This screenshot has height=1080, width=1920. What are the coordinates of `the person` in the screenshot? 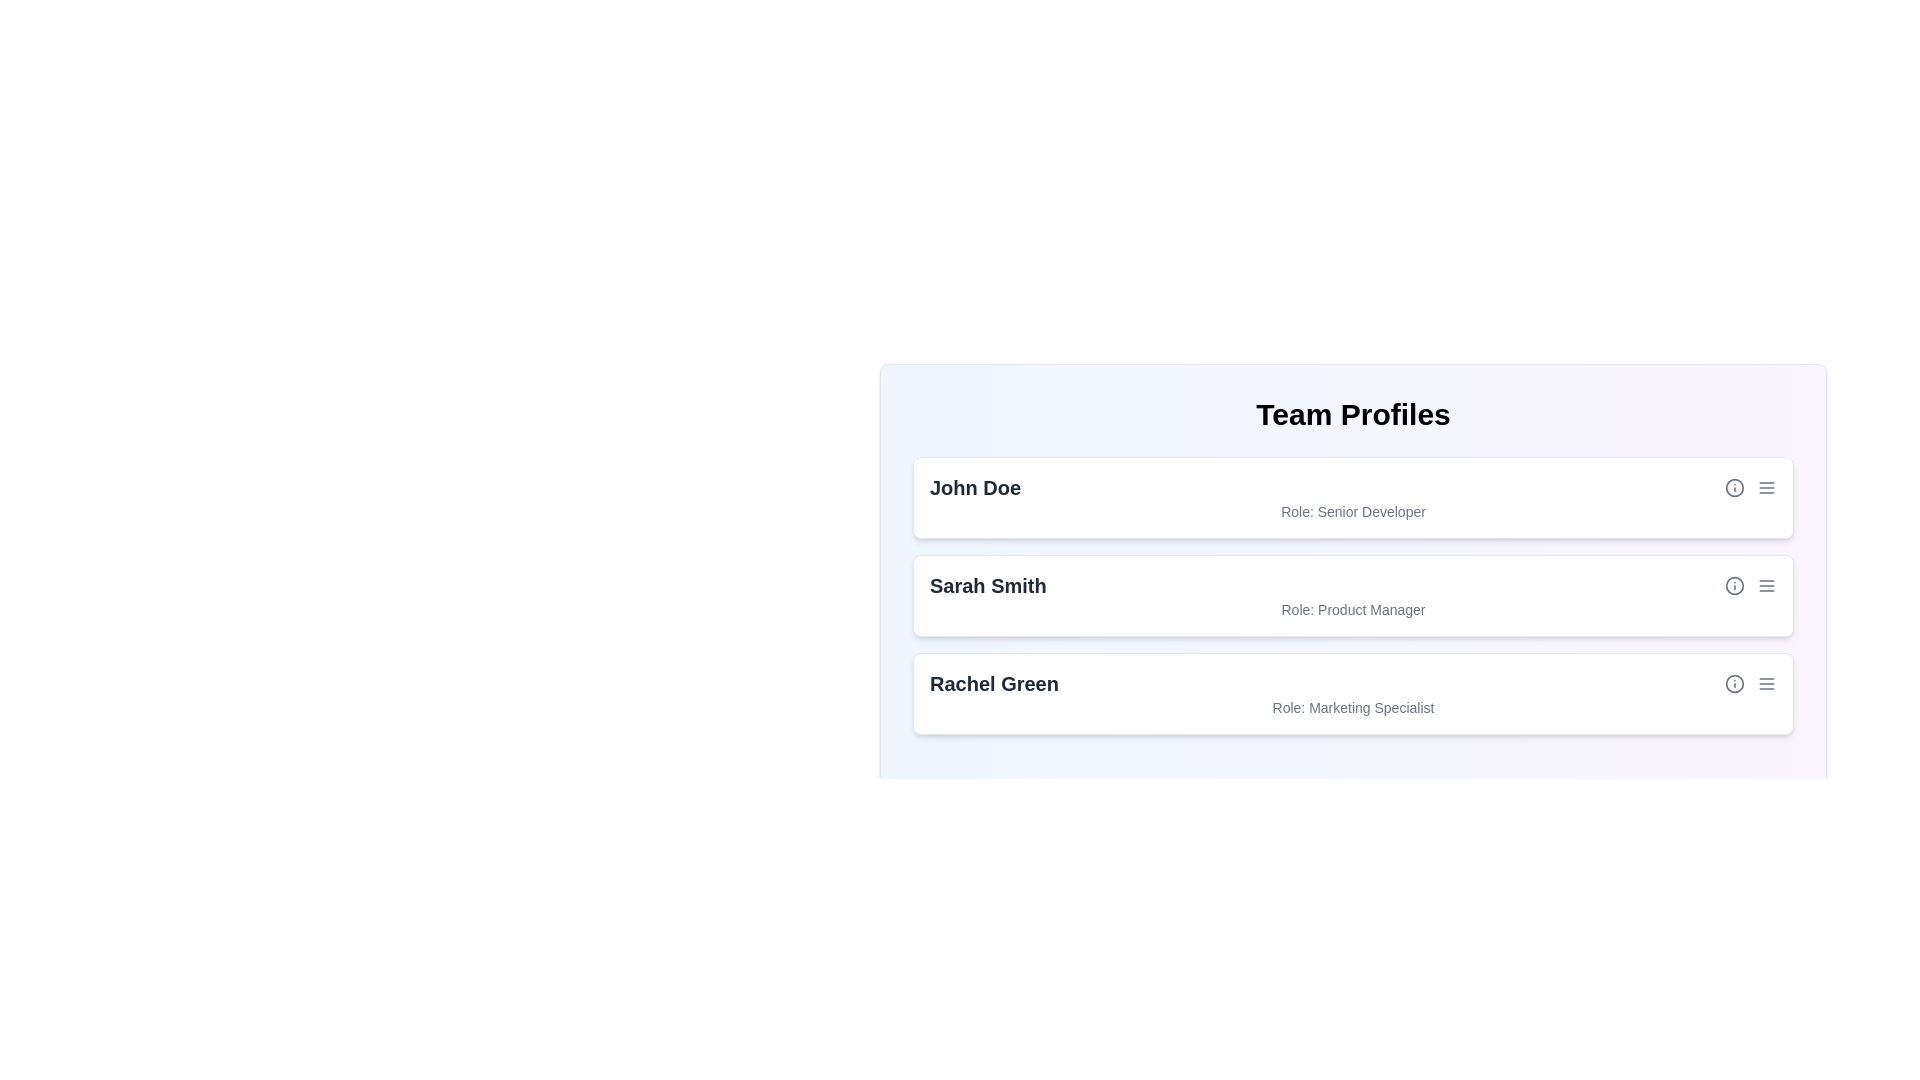 It's located at (994, 682).